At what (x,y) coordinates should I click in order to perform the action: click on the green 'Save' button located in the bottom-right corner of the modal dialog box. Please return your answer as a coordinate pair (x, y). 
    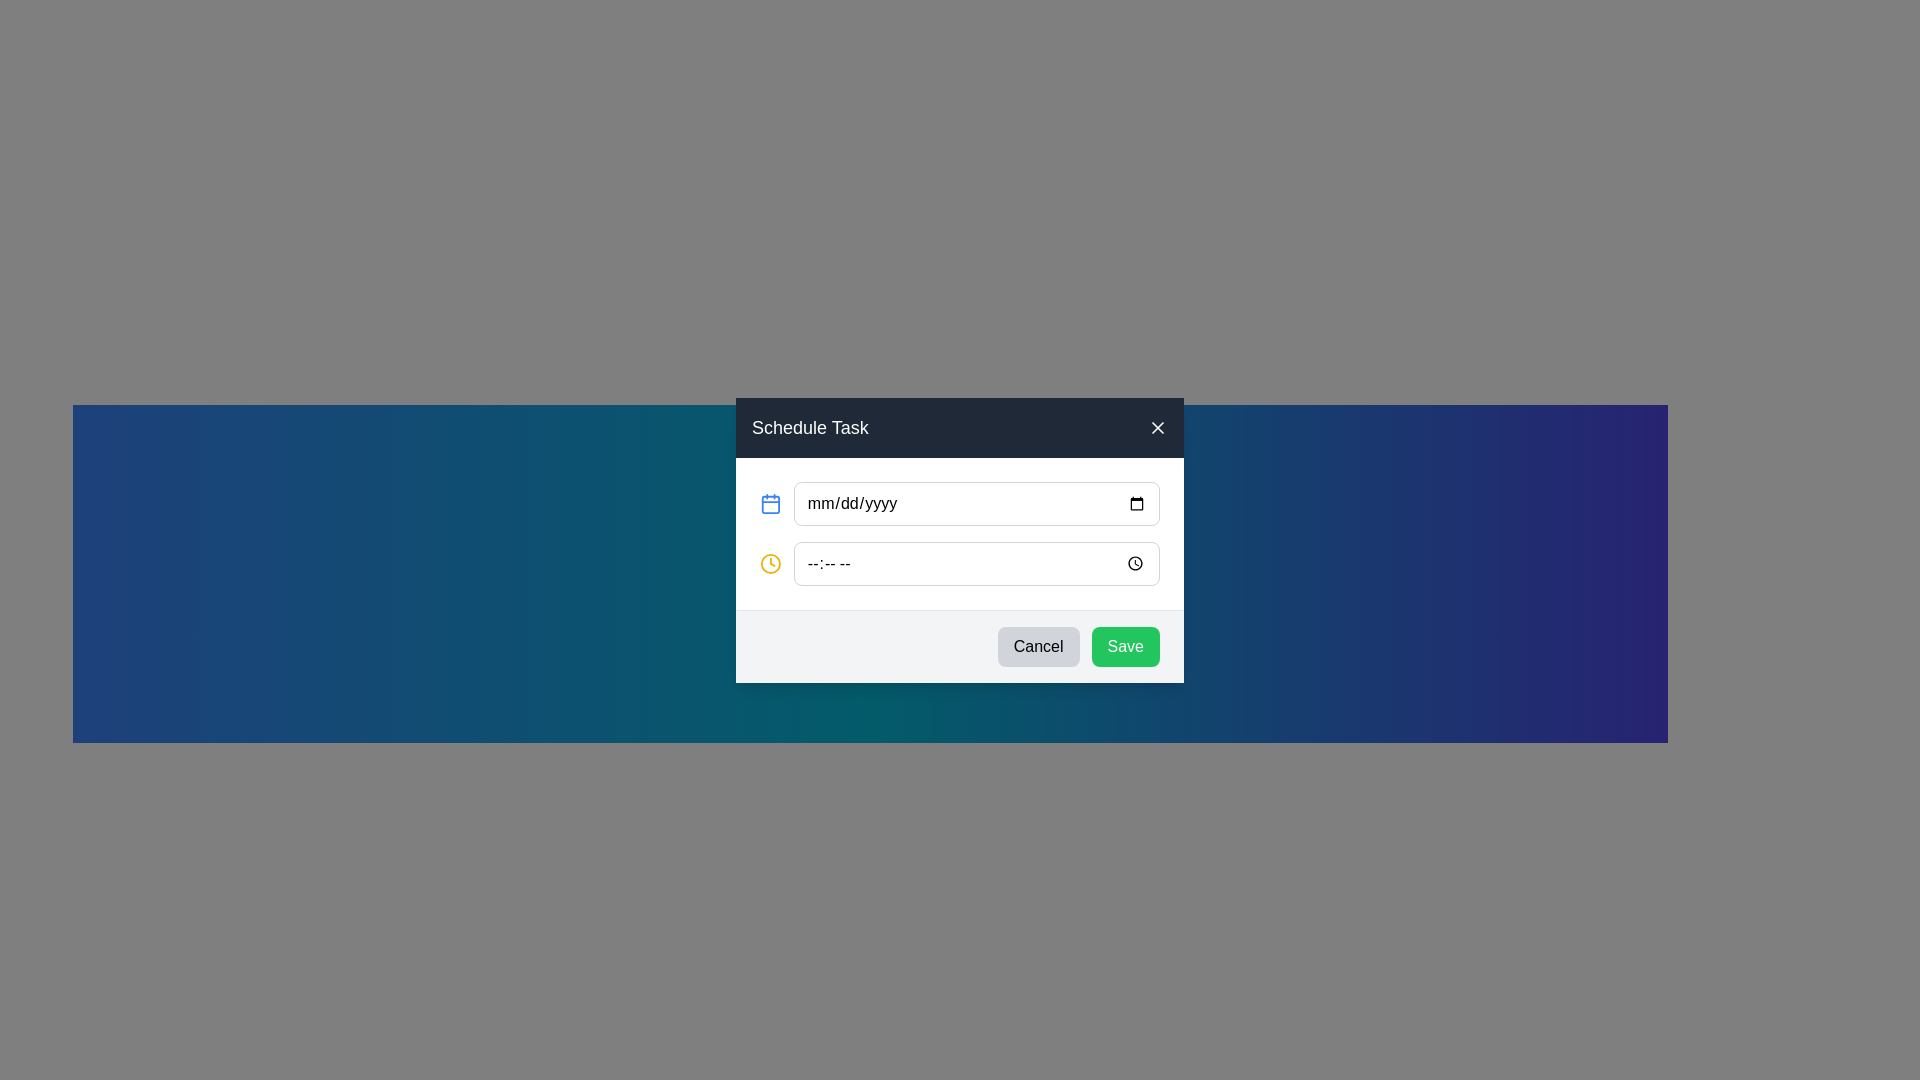
    Looking at the image, I should click on (1125, 646).